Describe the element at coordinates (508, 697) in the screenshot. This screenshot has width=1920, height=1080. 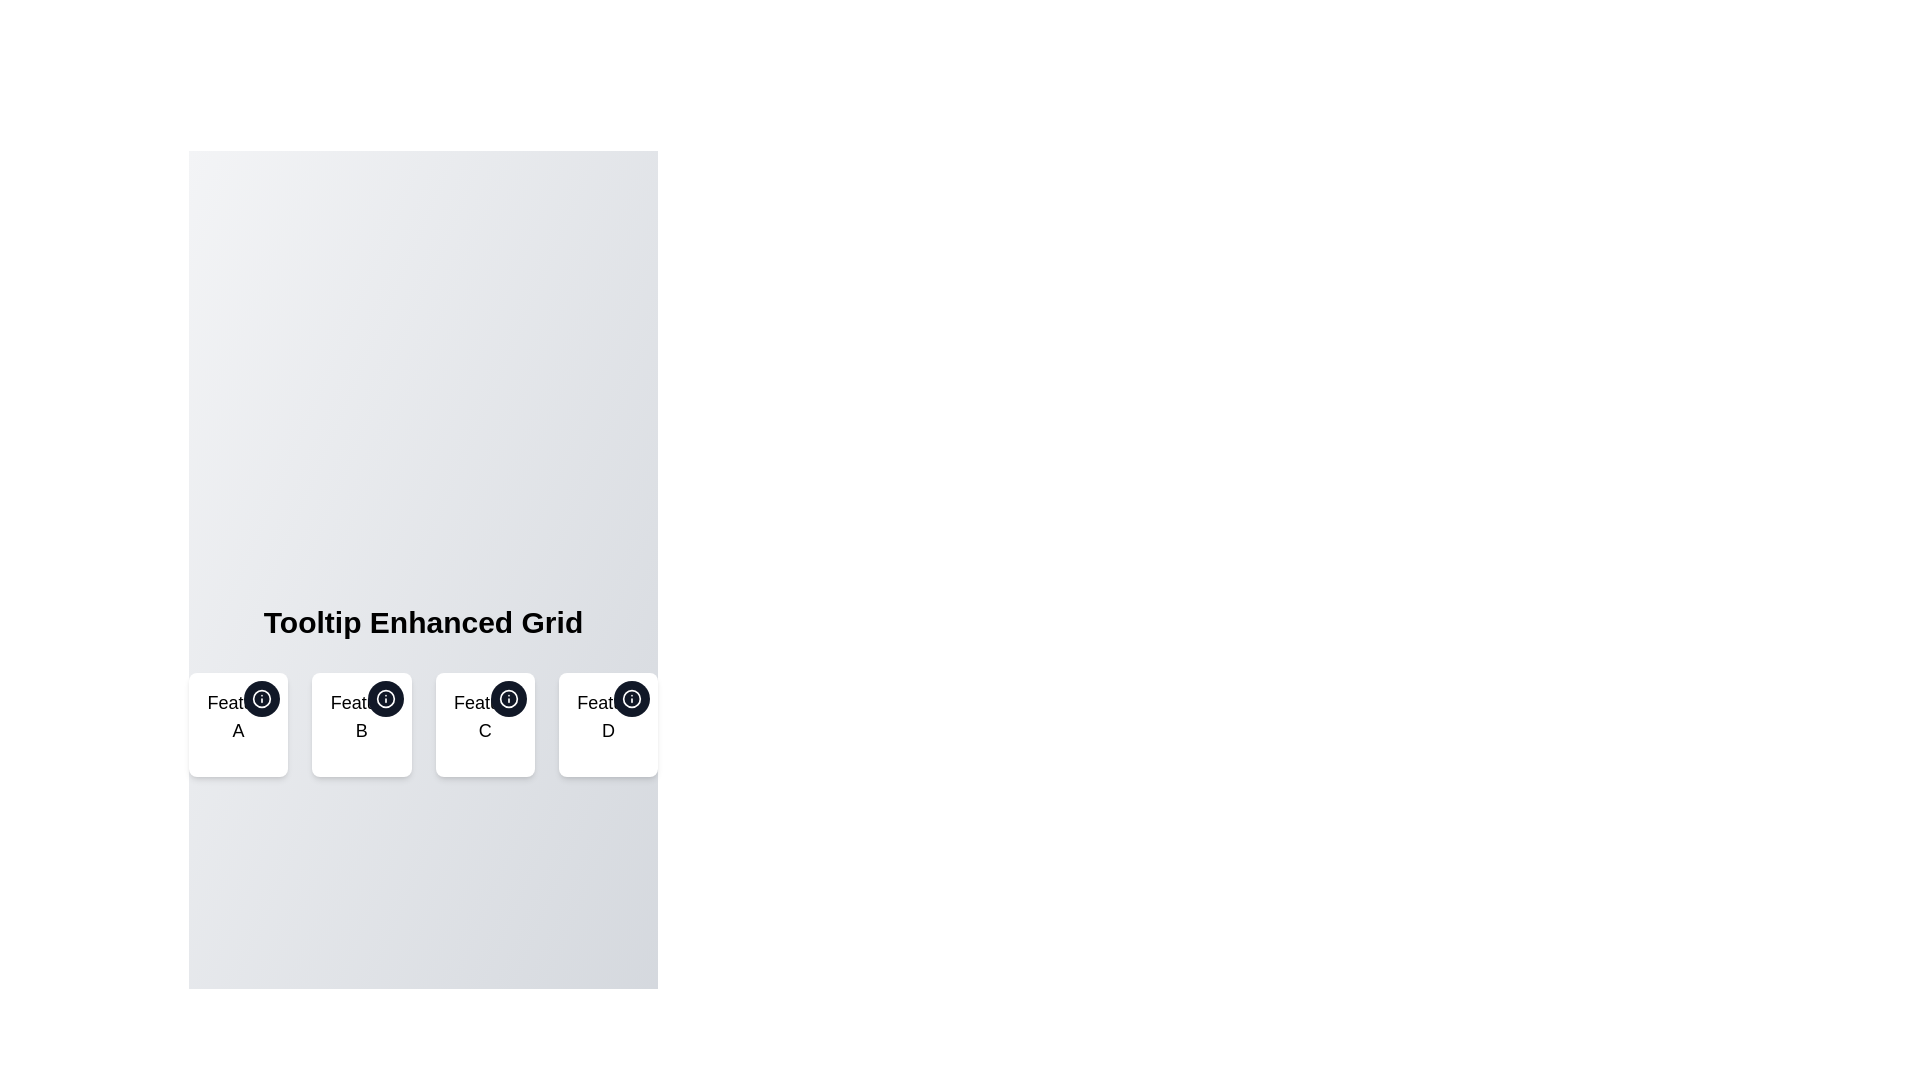
I see `the circular button with a dark background and white tooltip icon located at the top-right corner of the card labeled 'Feature C'` at that location.